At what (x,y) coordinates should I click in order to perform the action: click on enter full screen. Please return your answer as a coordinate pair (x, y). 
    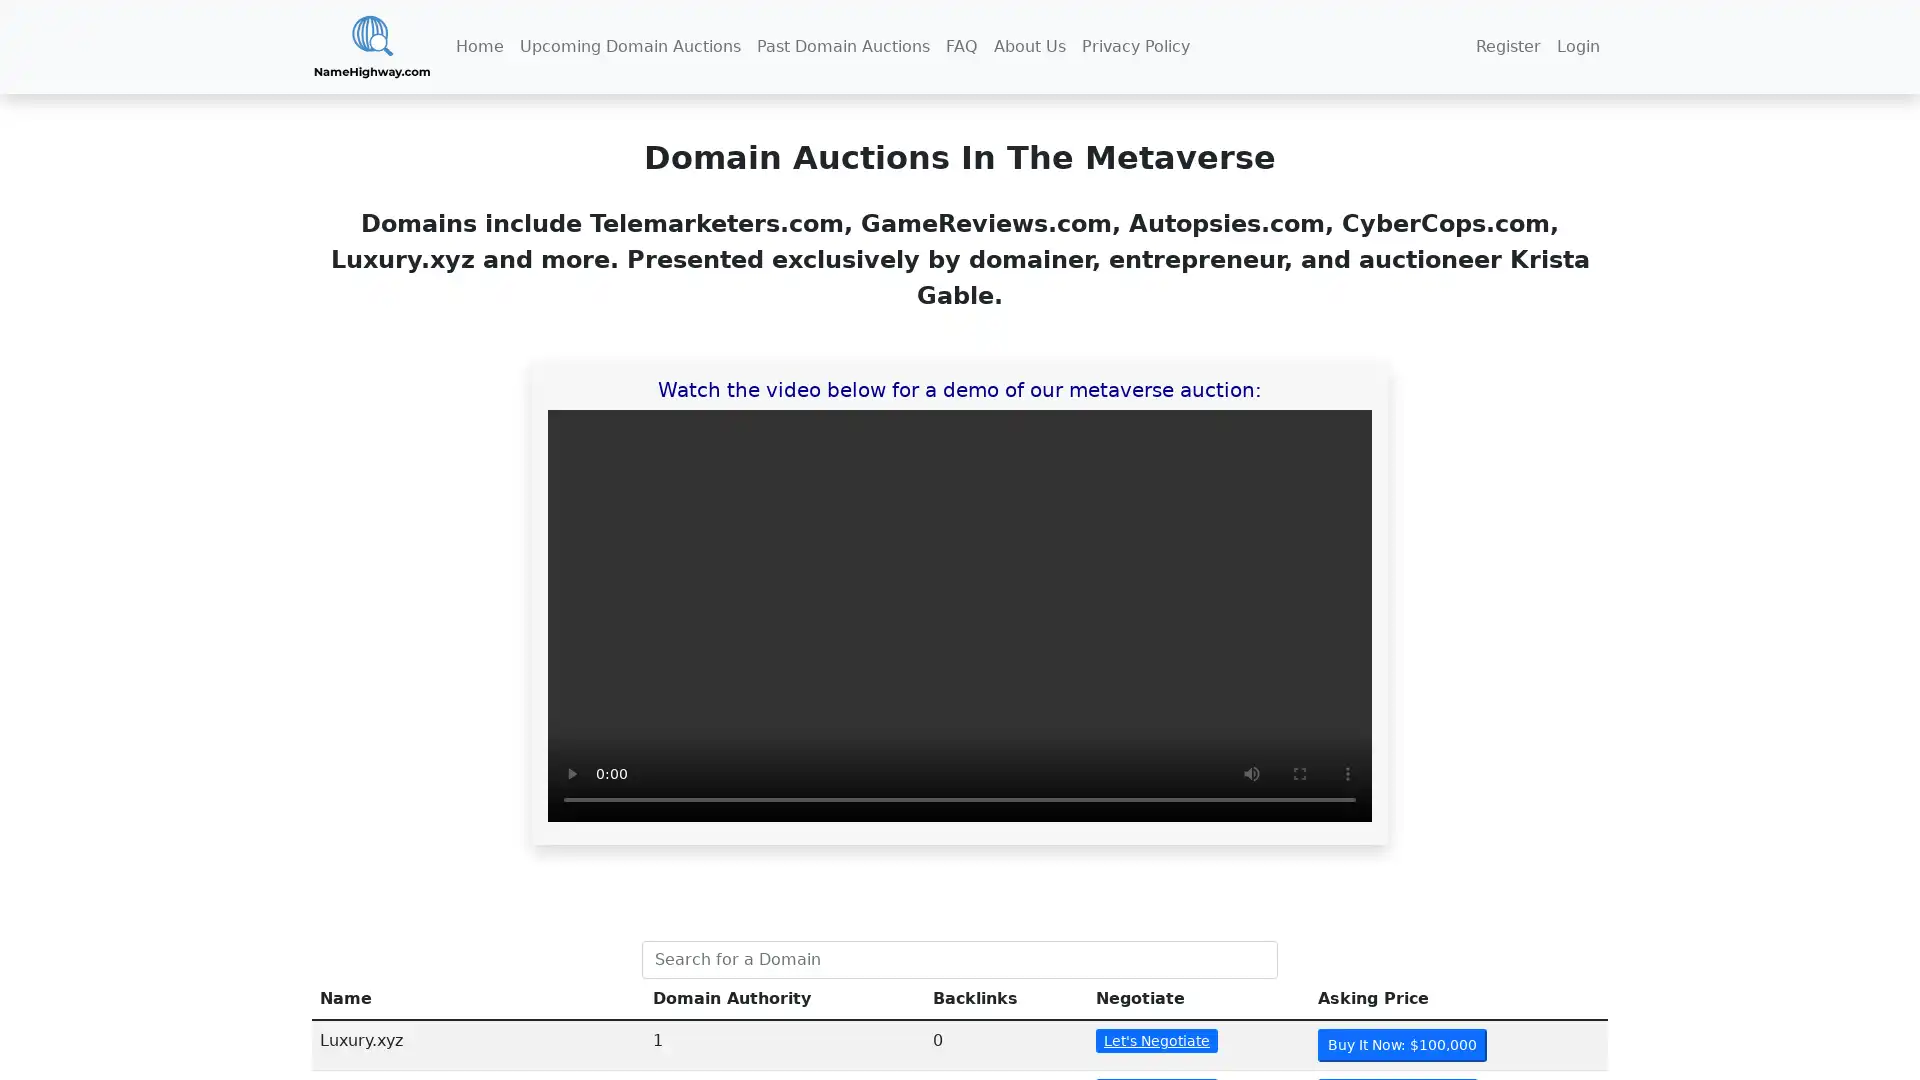
    Looking at the image, I should click on (1300, 773).